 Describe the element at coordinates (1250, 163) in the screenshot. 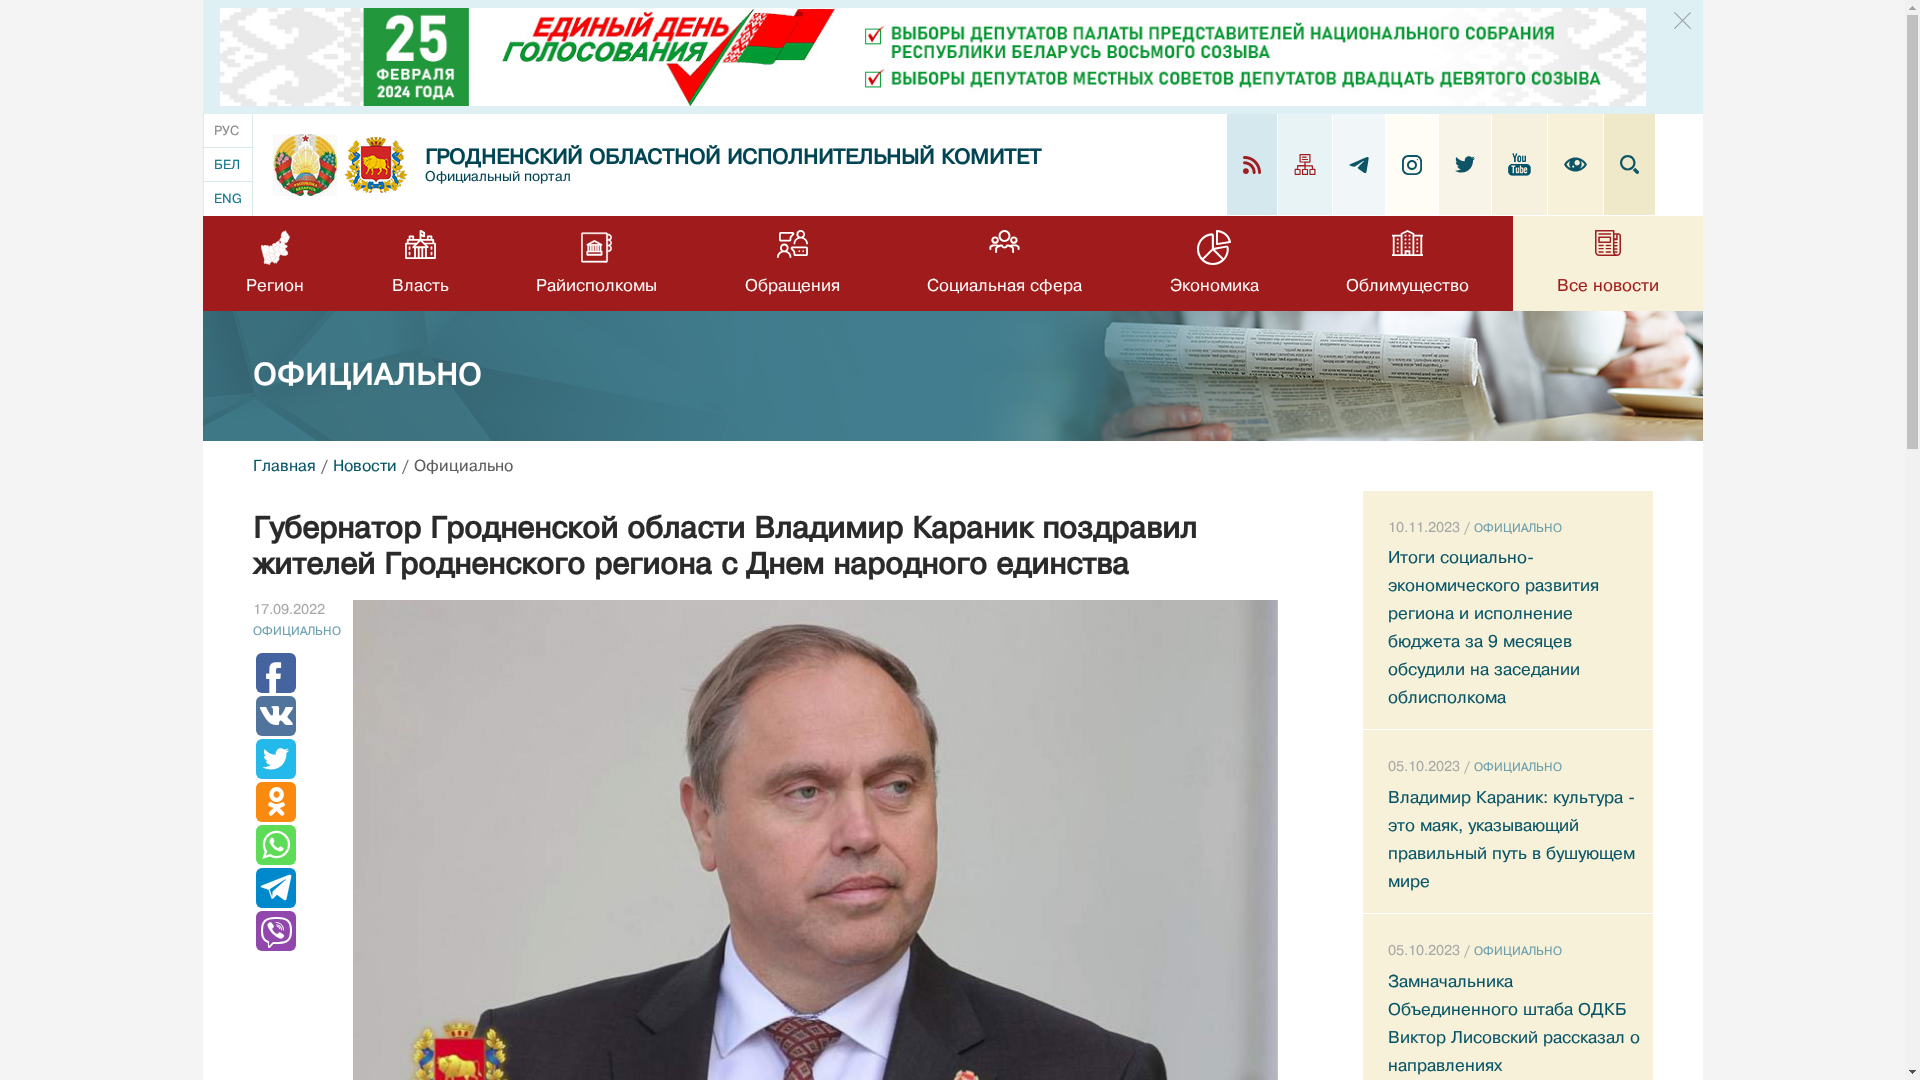

I see `'rss'` at that location.